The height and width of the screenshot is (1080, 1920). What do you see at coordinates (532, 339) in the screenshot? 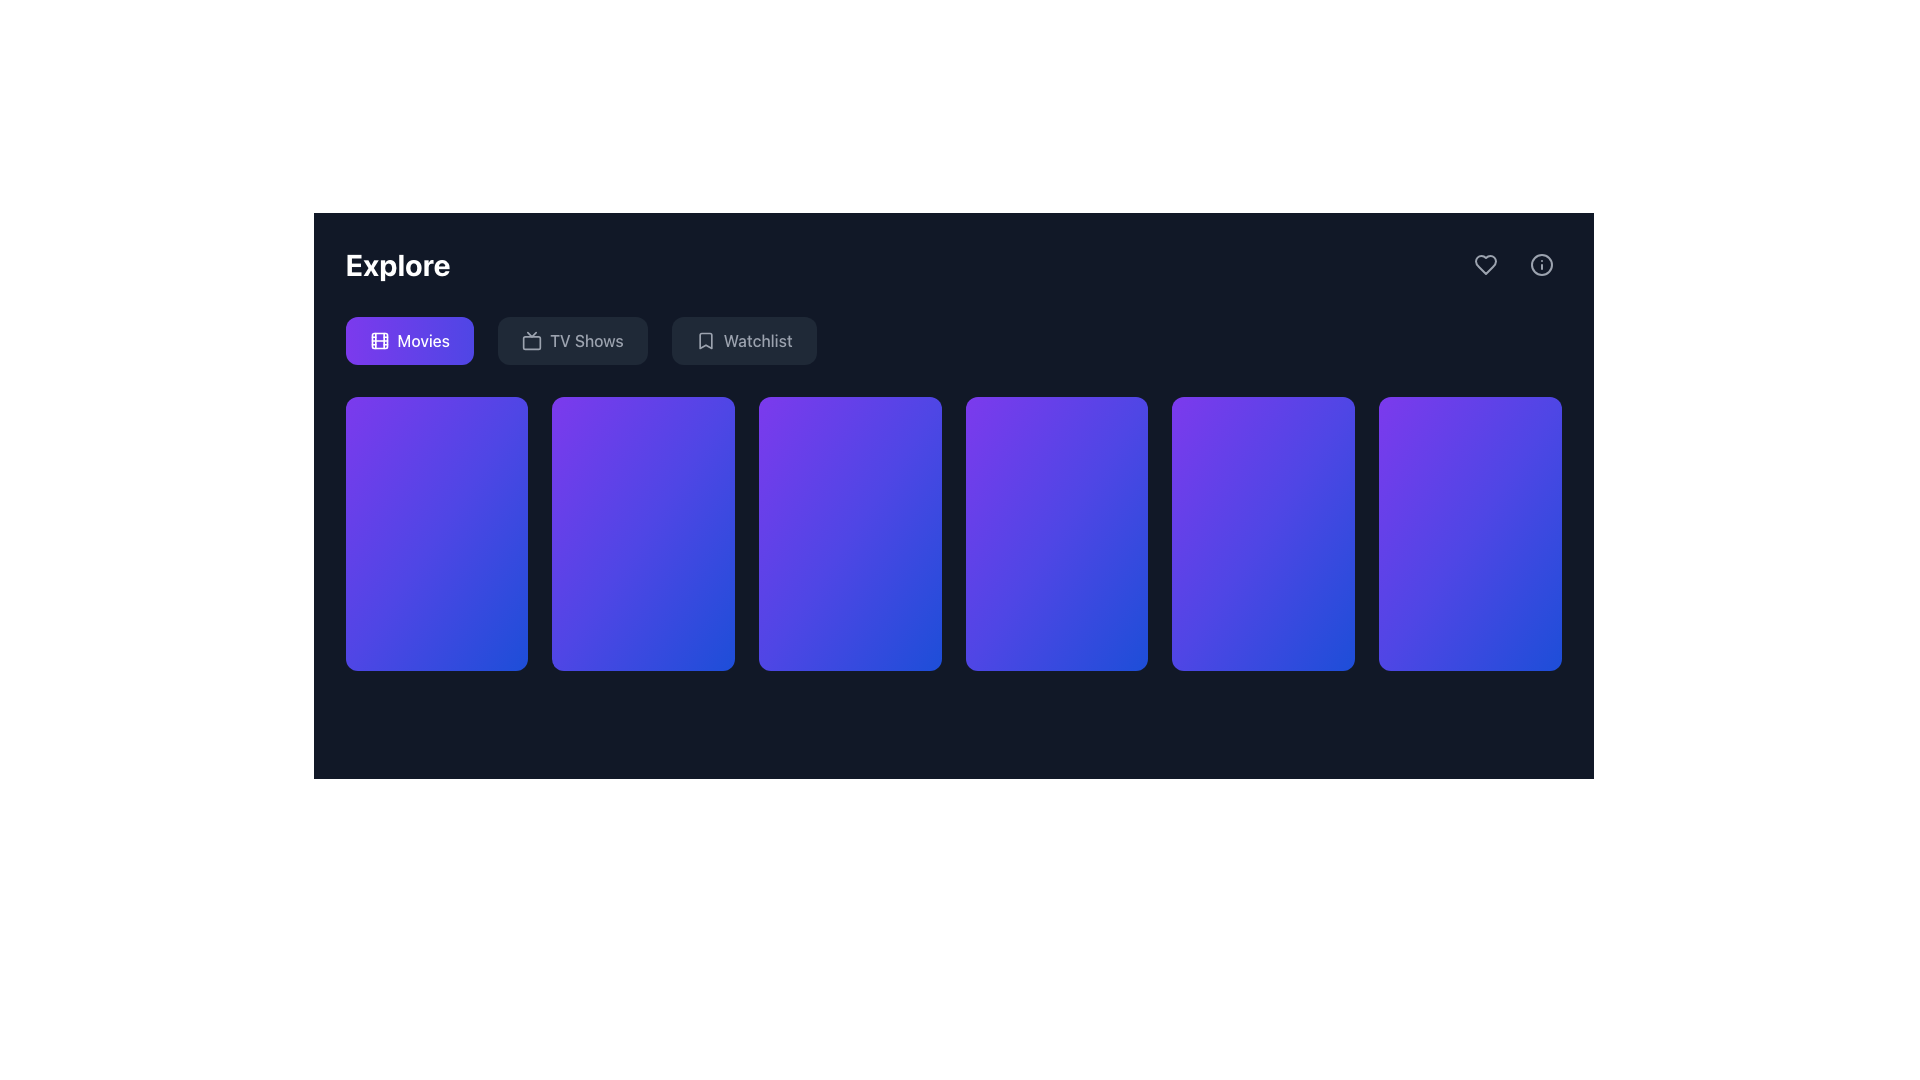
I see `the 'TV Shows' icon, which visually represents the concept of 'TV Shows' and is positioned to the left of the text label 'TV Shows'` at bounding box center [532, 339].